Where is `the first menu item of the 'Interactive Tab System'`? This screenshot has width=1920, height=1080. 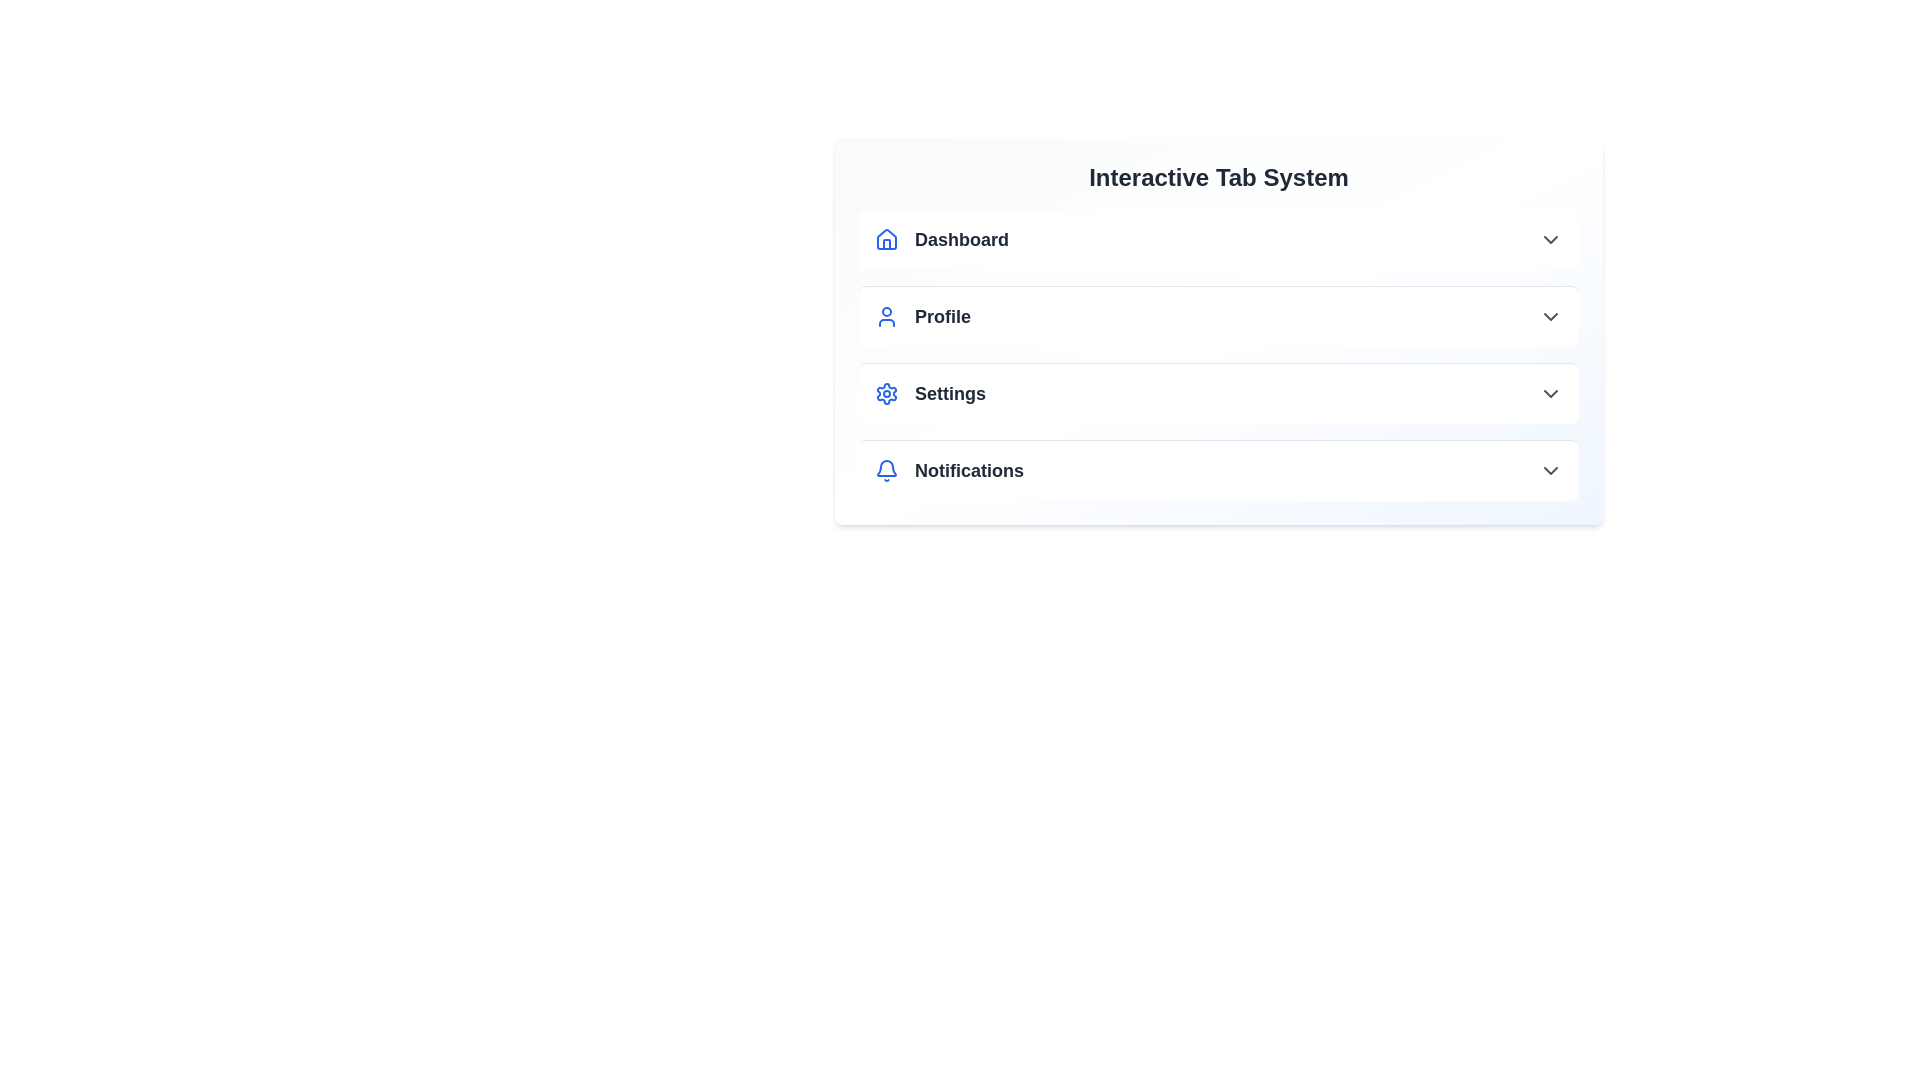
the first menu item of the 'Interactive Tab System' is located at coordinates (1218, 238).